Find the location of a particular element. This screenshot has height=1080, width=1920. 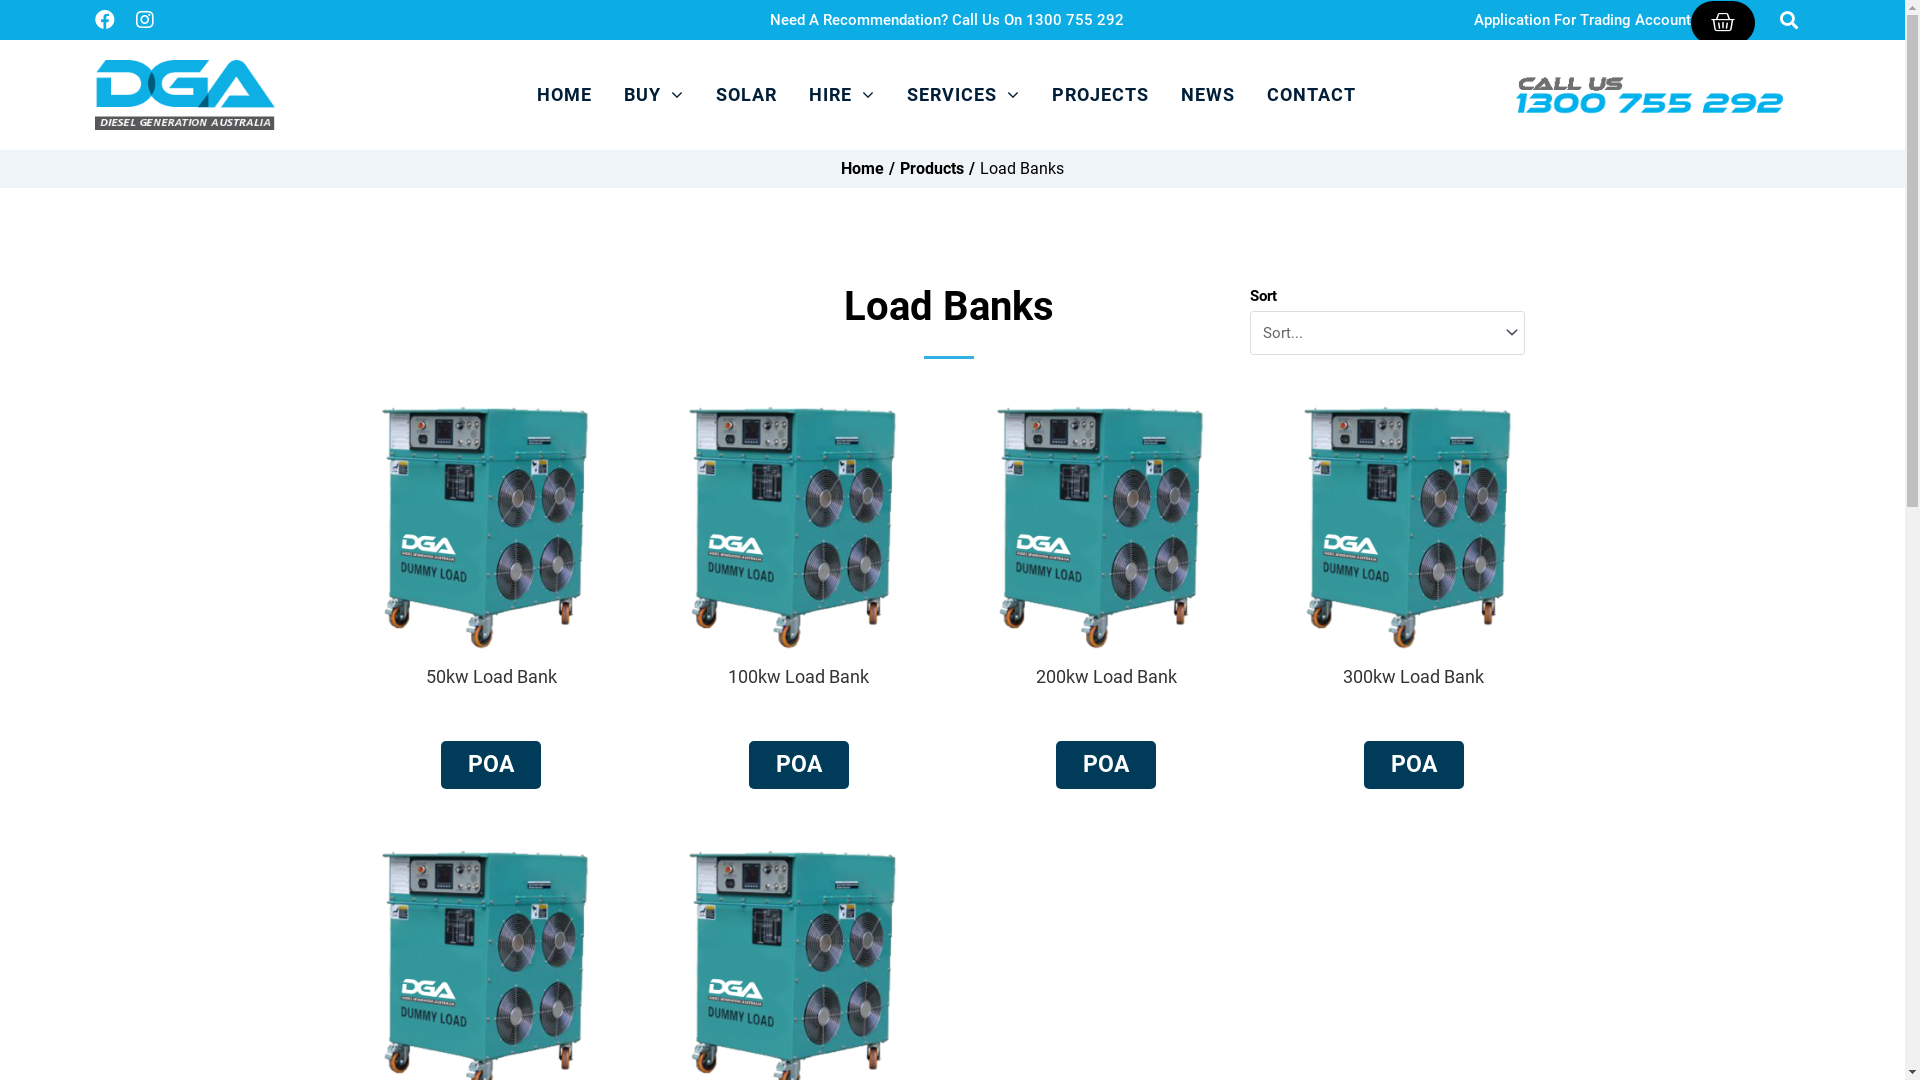

'Home' is located at coordinates (862, 168).